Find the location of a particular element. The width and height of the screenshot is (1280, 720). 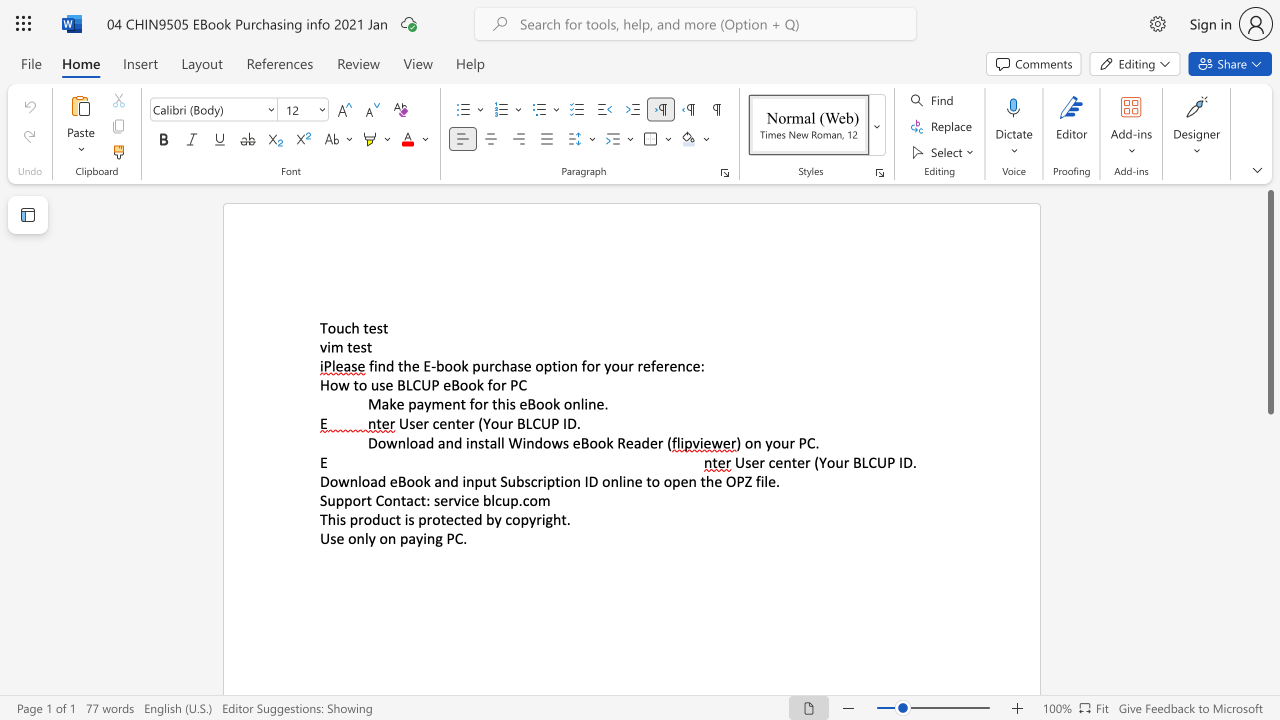

the 1th character "c" in the text is located at coordinates (416, 499).